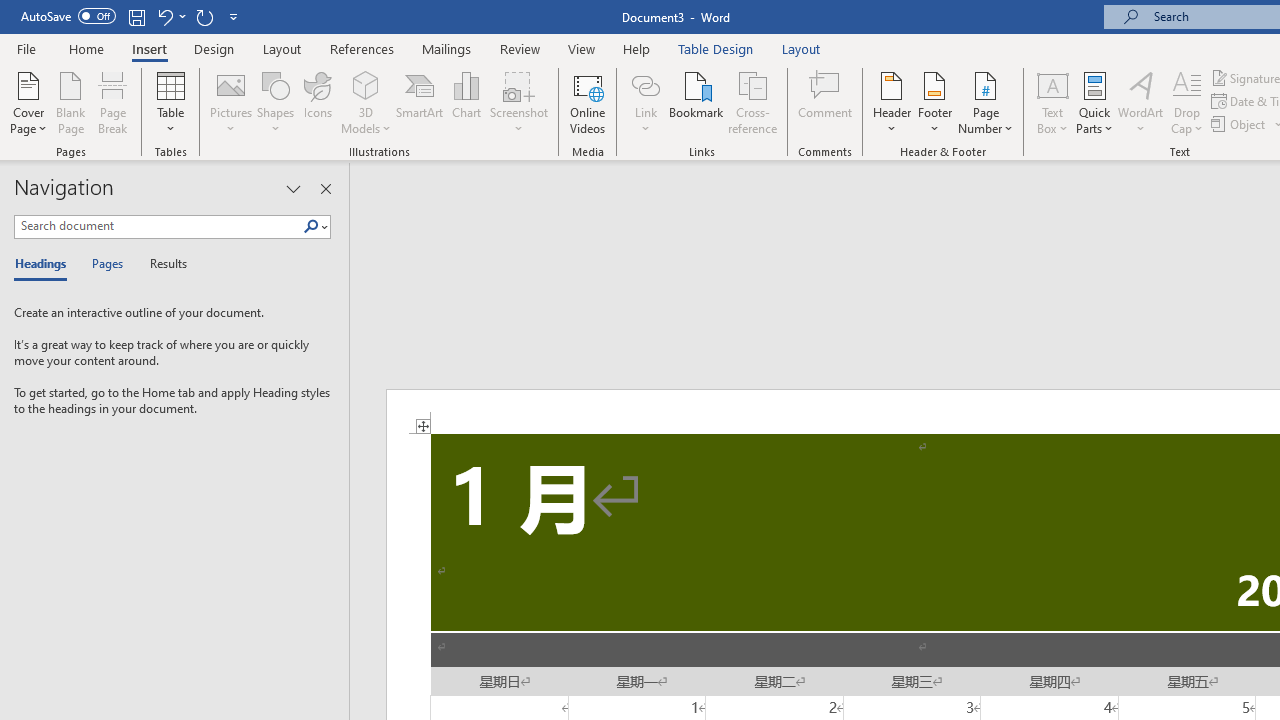  Describe the element at coordinates (104, 264) in the screenshot. I see `'Pages'` at that location.